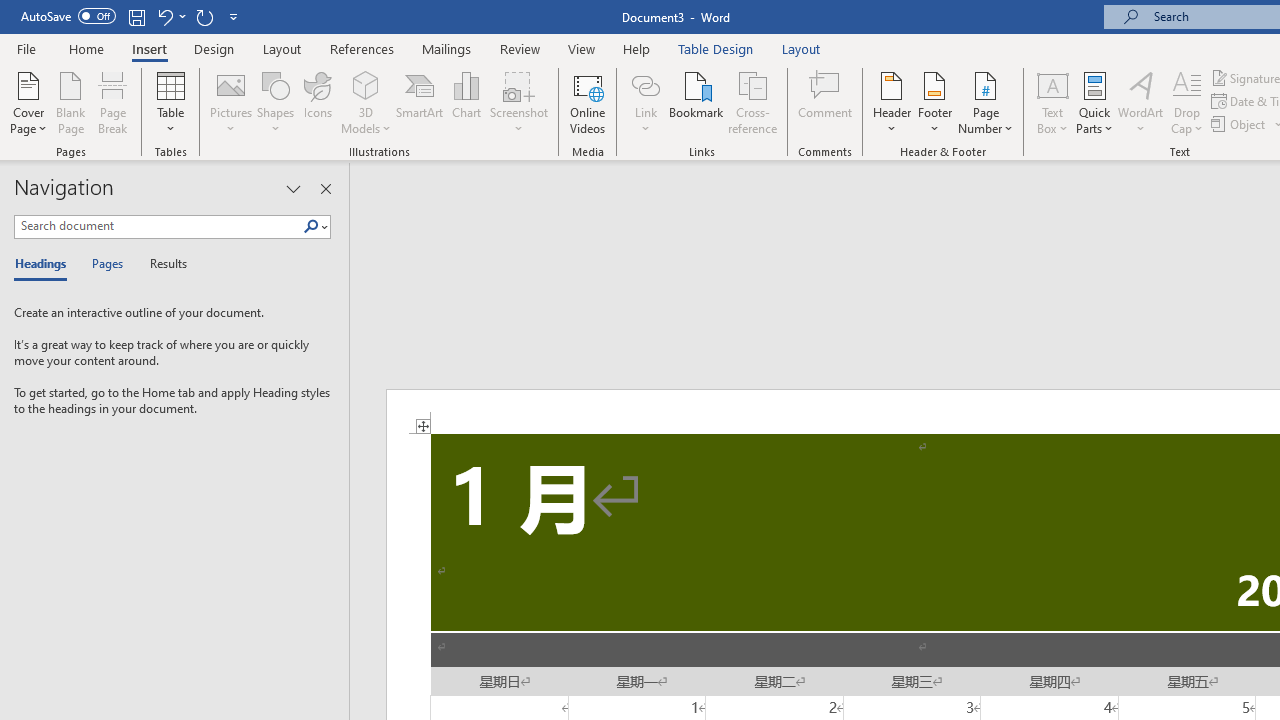  Describe the element at coordinates (104, 264) in the screenshot. I see `'Pages'` at that location.